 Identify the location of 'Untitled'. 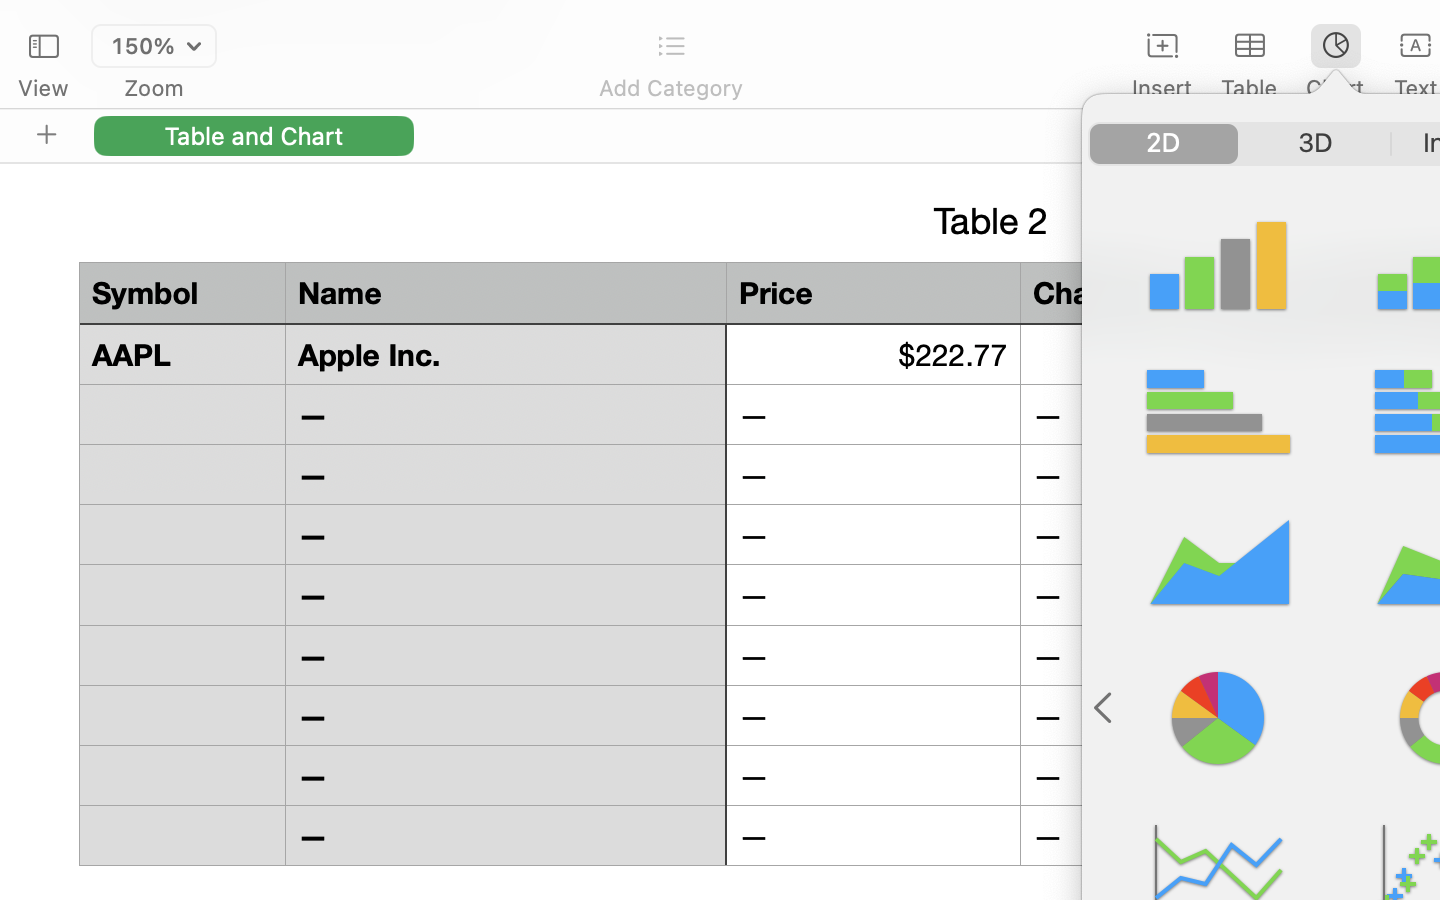
(1383, 25).